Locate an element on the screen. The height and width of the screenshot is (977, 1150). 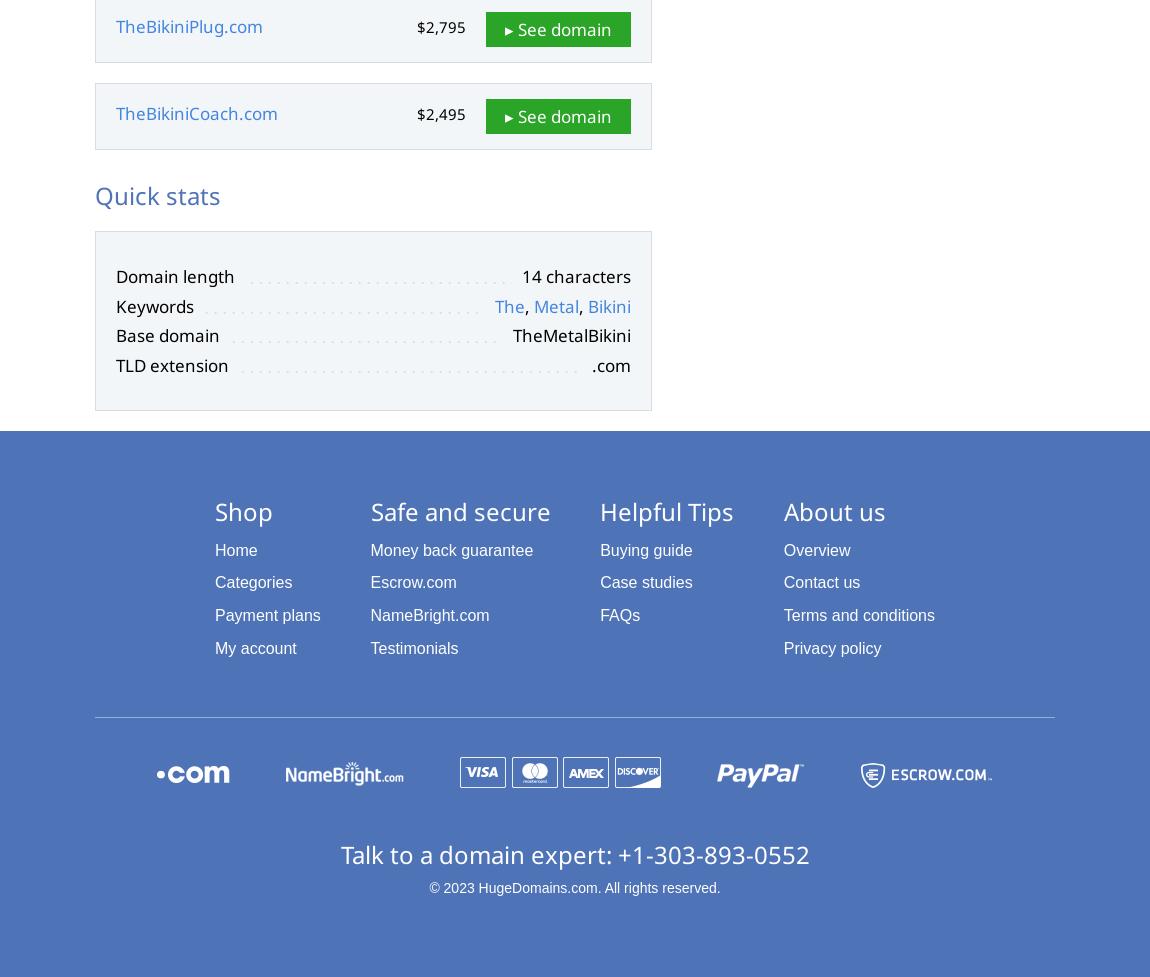
'Escrow.com' is located at coordinates (412, 581).